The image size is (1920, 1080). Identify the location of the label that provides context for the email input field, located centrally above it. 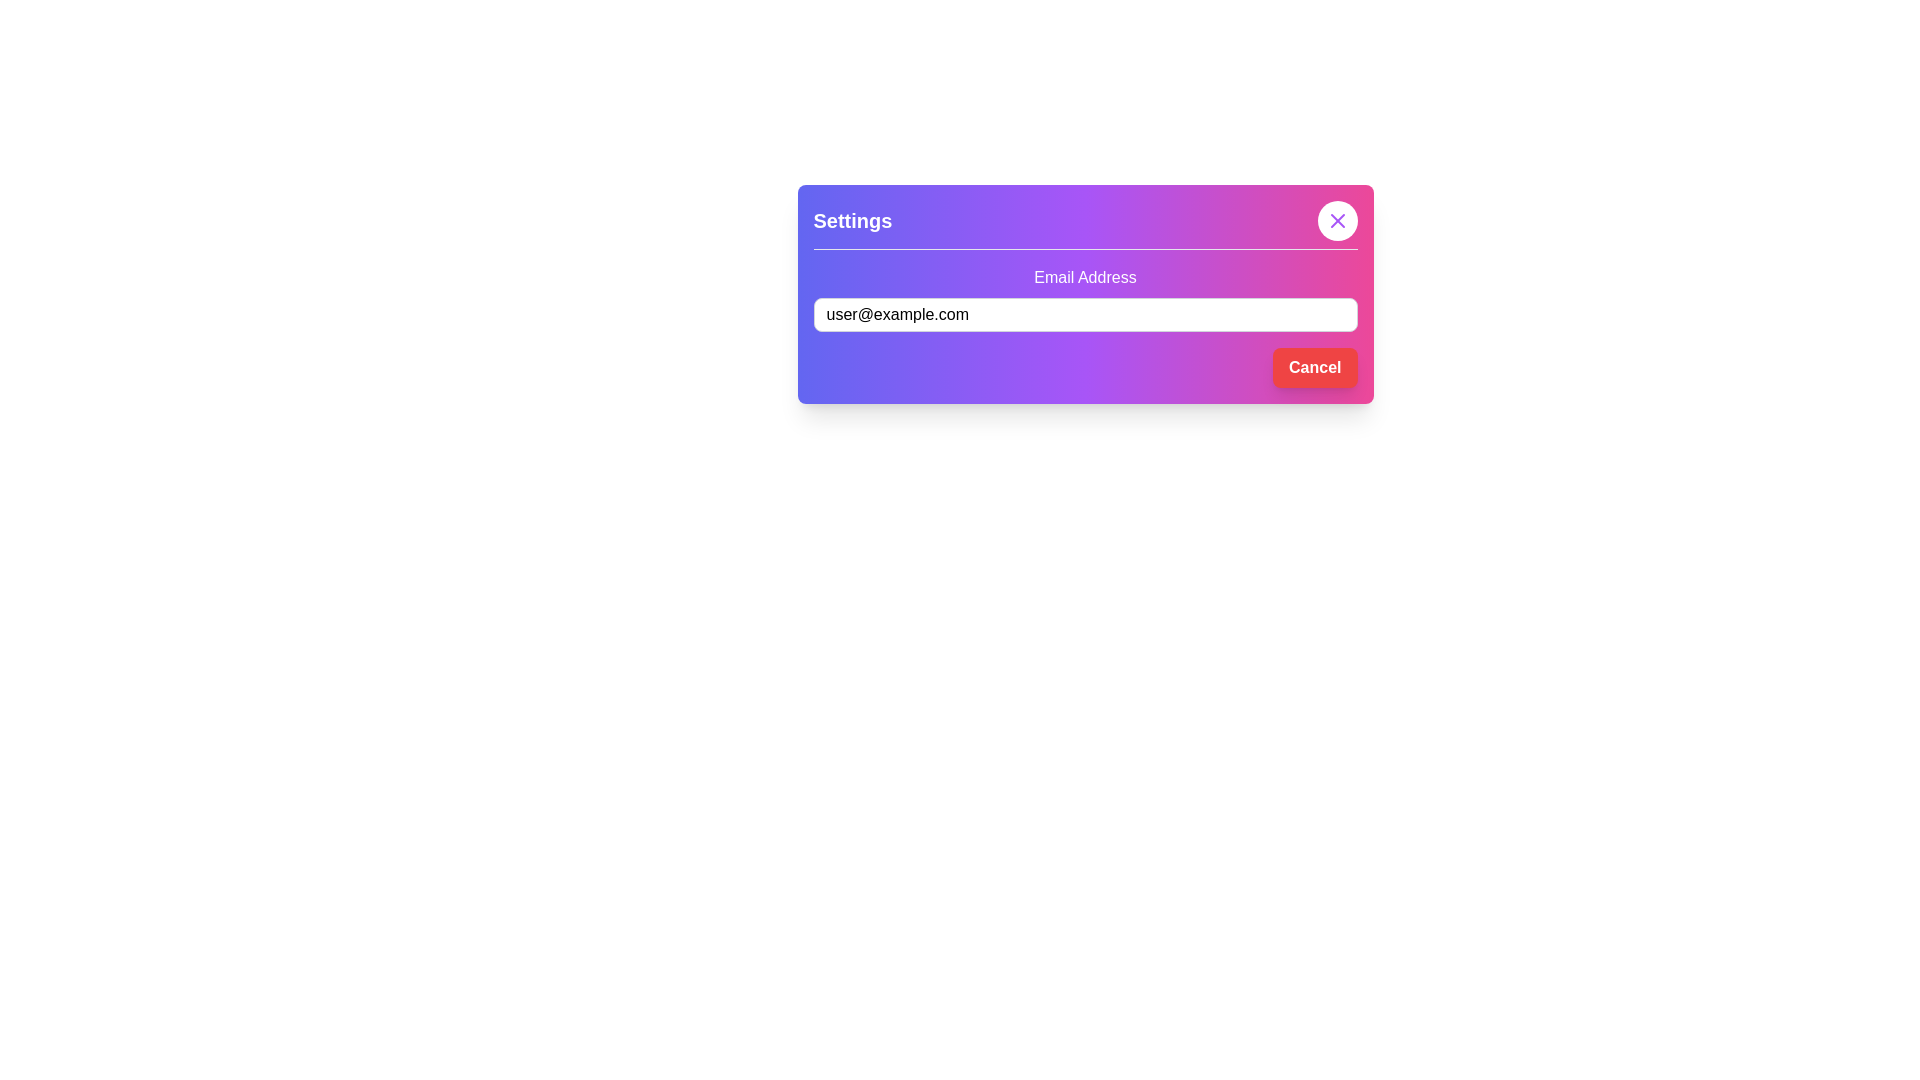
(1084, 277).